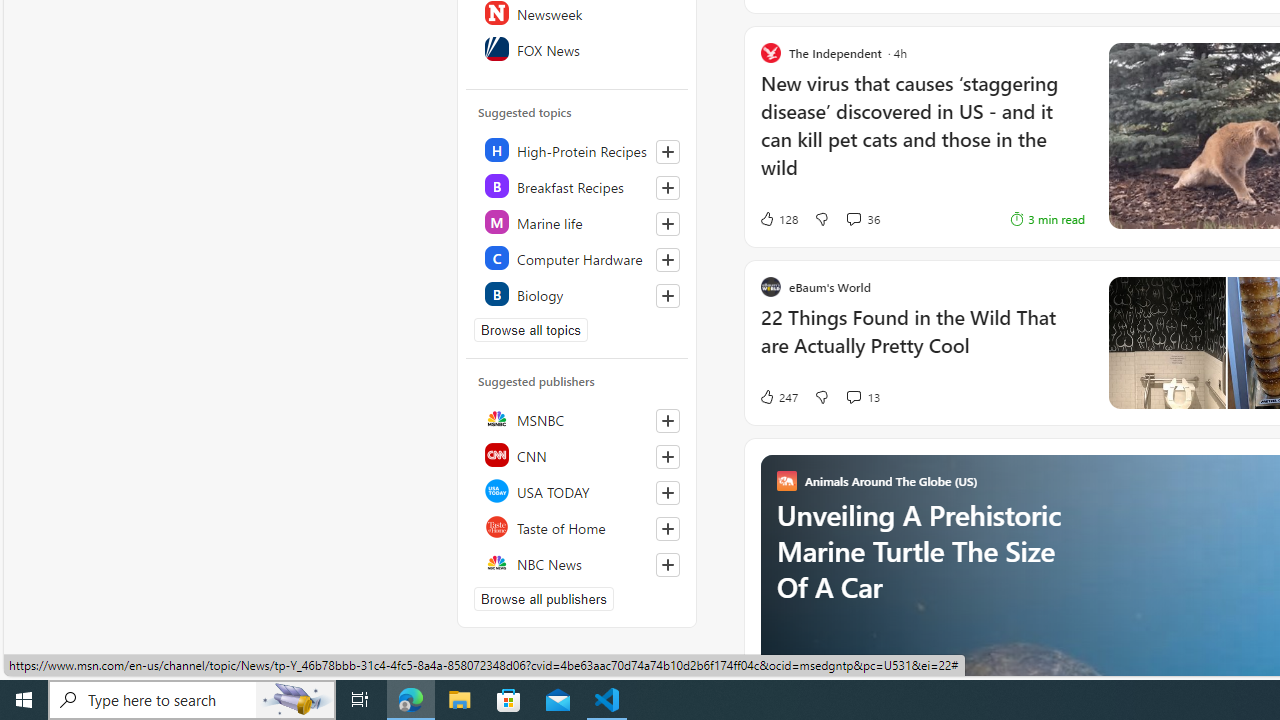  I want to click on '22 Things Found in the Wild That are Actually Pretty Cool', so click(921, 341).